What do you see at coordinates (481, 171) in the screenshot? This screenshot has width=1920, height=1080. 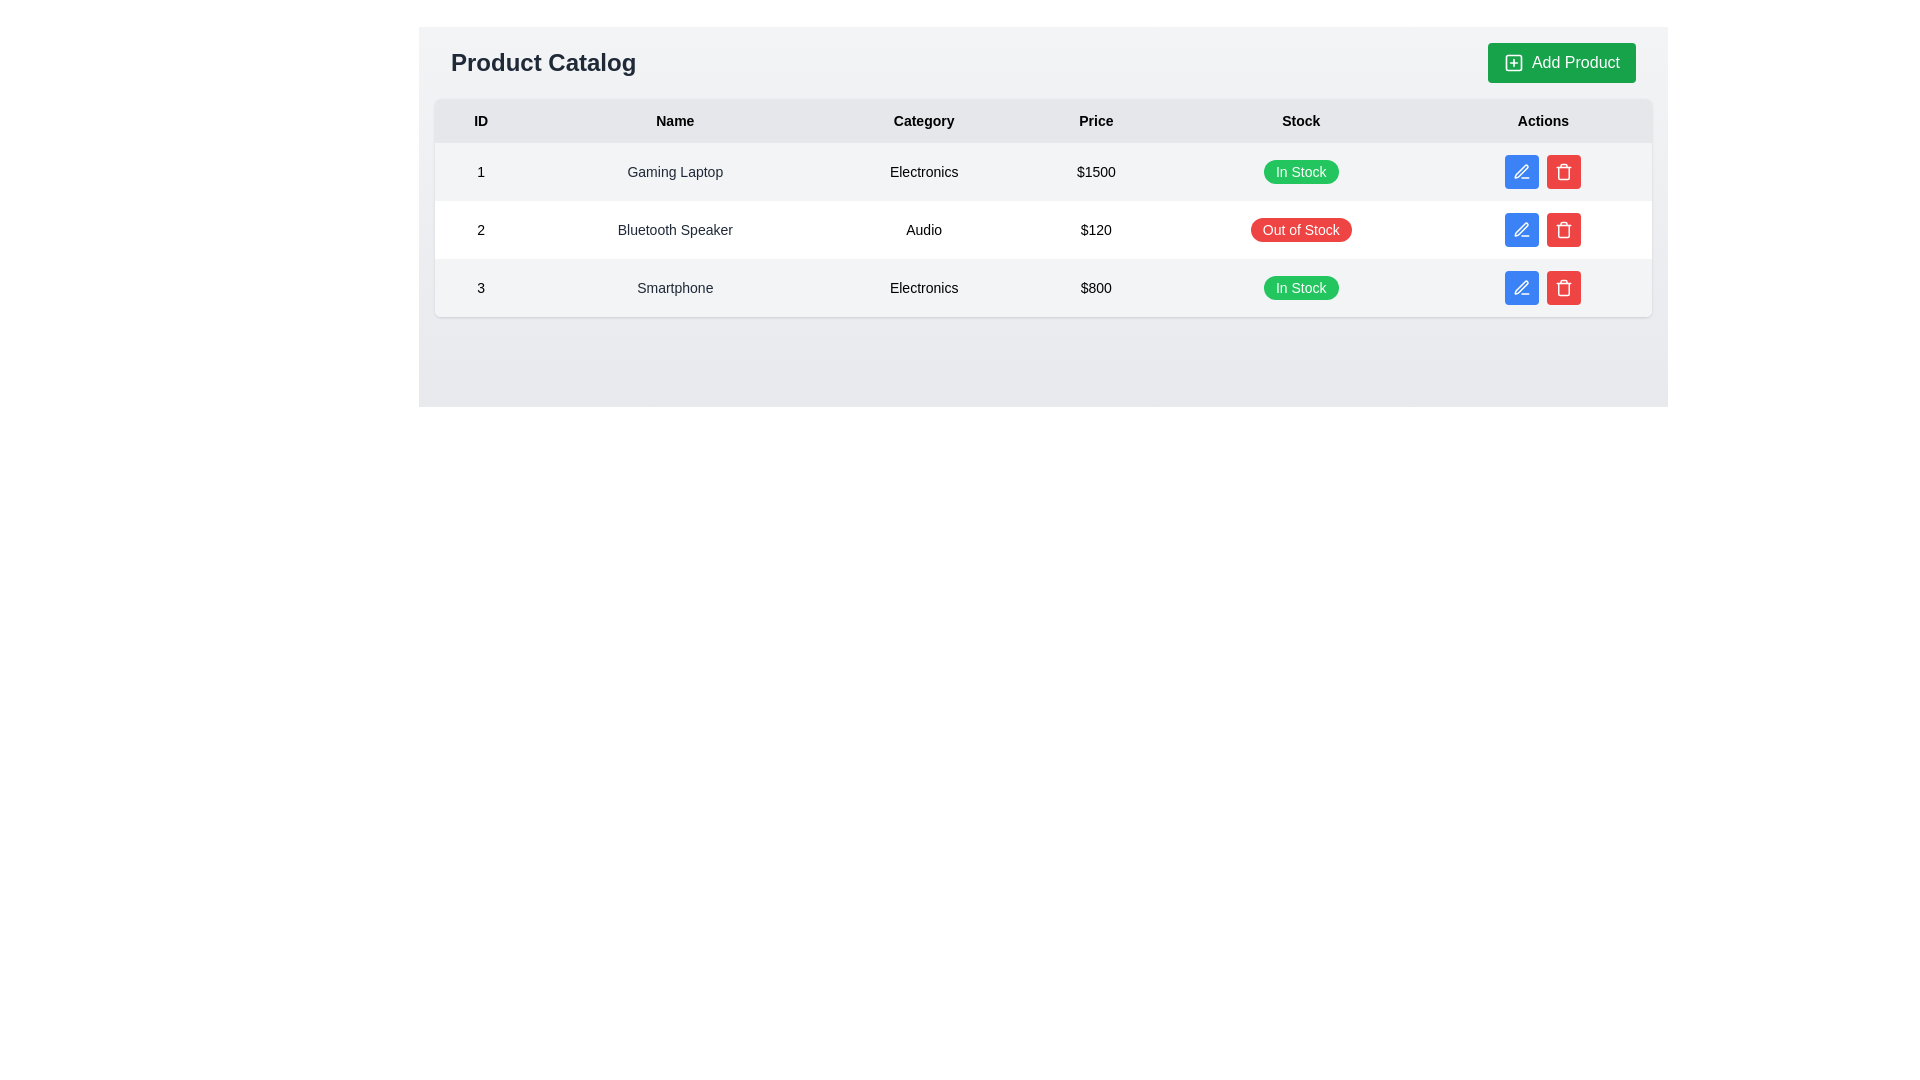 I see `the Static text element representing the ID of the first row in the product table for the "Gaming Laptop"` at bounding box center [481, 171].